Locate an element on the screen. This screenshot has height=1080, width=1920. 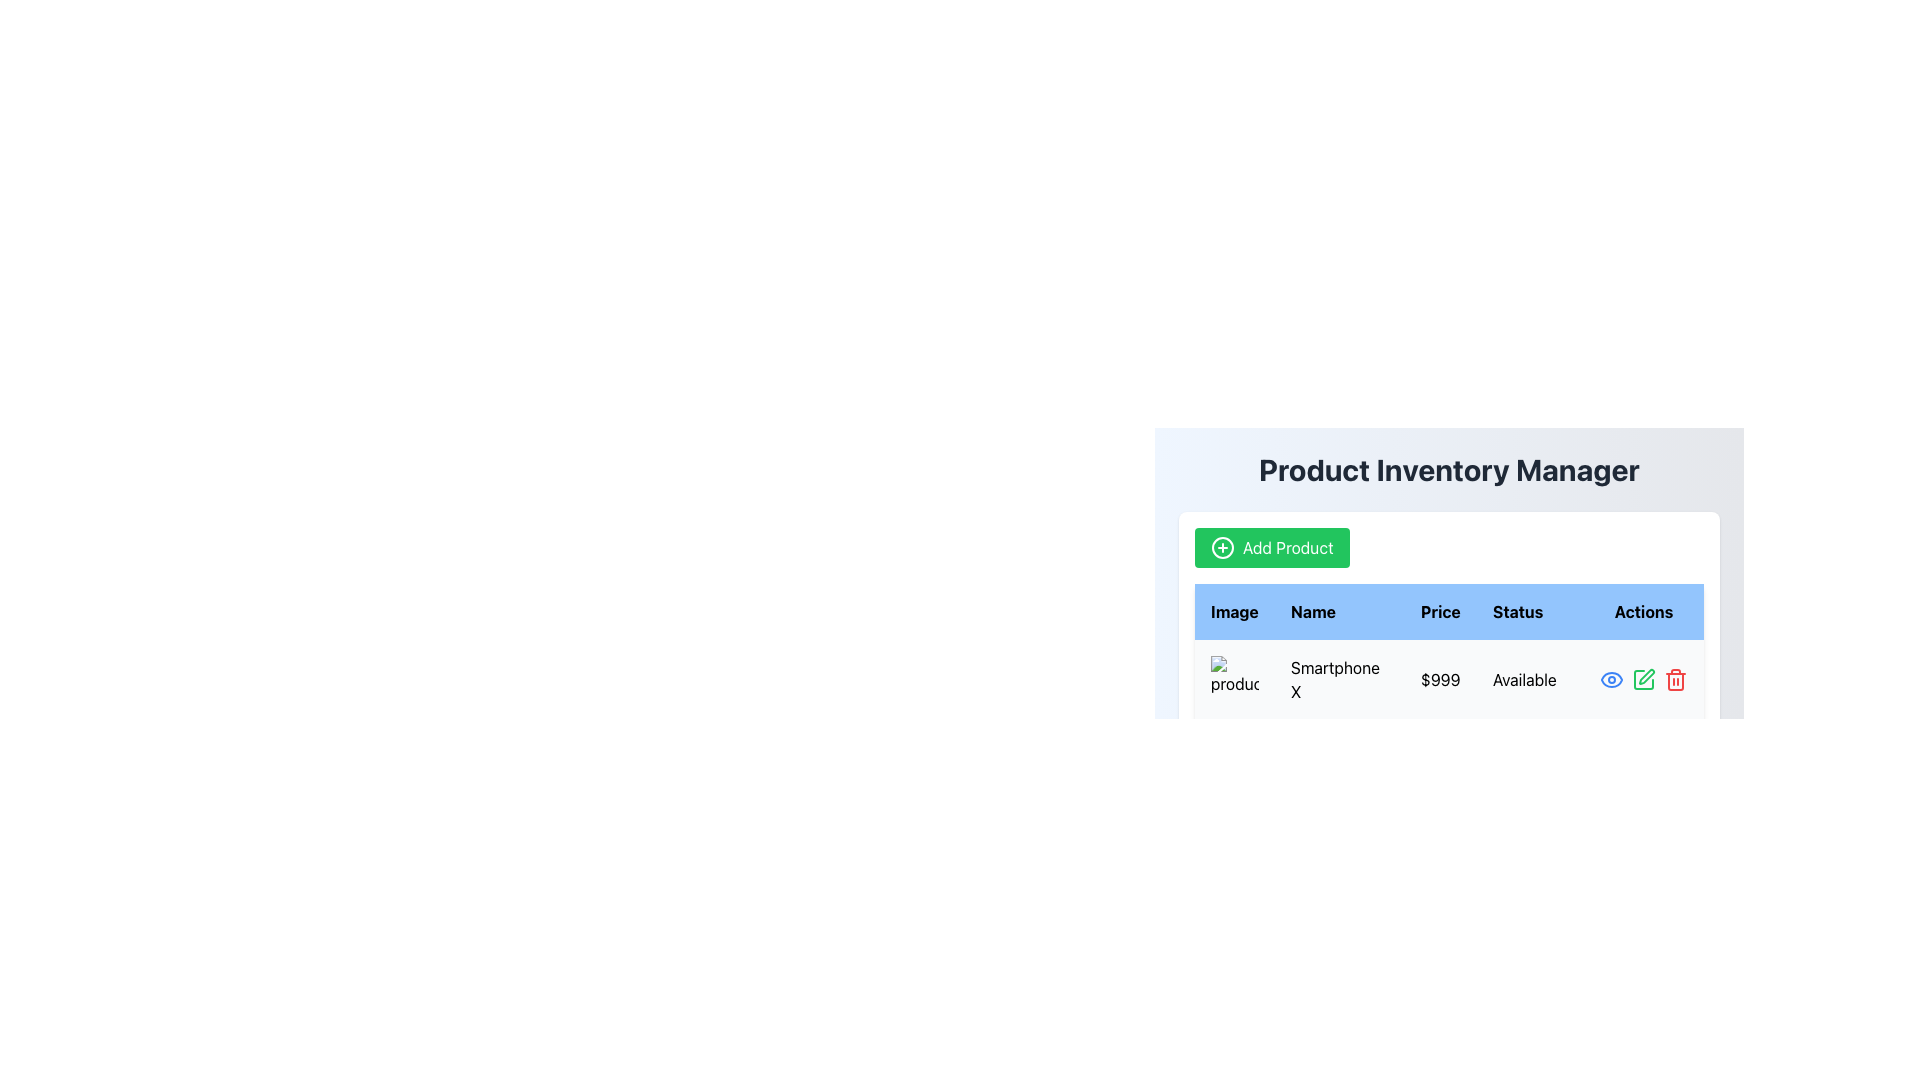
the red trashcan icon button located in the 'Actions' column of the table is located at coordinates (1675, 678).